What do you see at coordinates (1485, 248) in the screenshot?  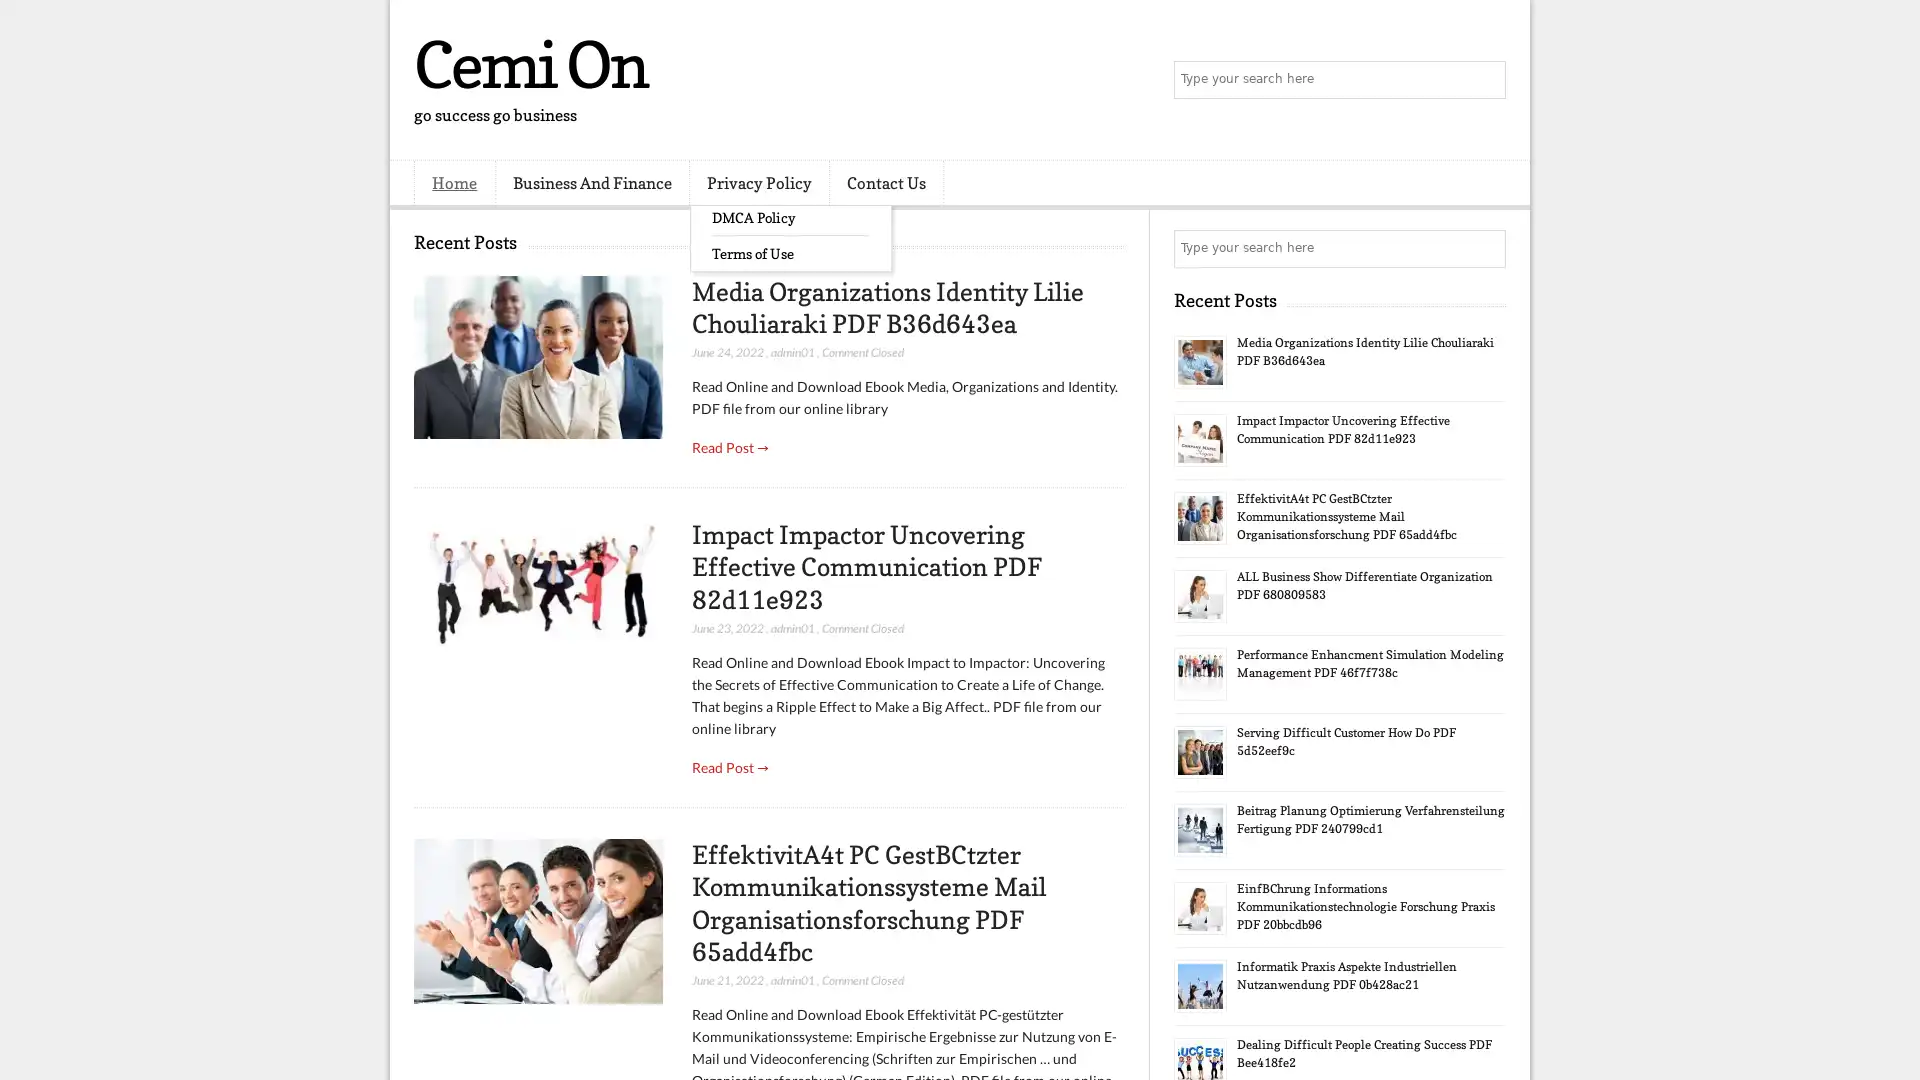 I see `Search` at bounding box center [1485, 248].